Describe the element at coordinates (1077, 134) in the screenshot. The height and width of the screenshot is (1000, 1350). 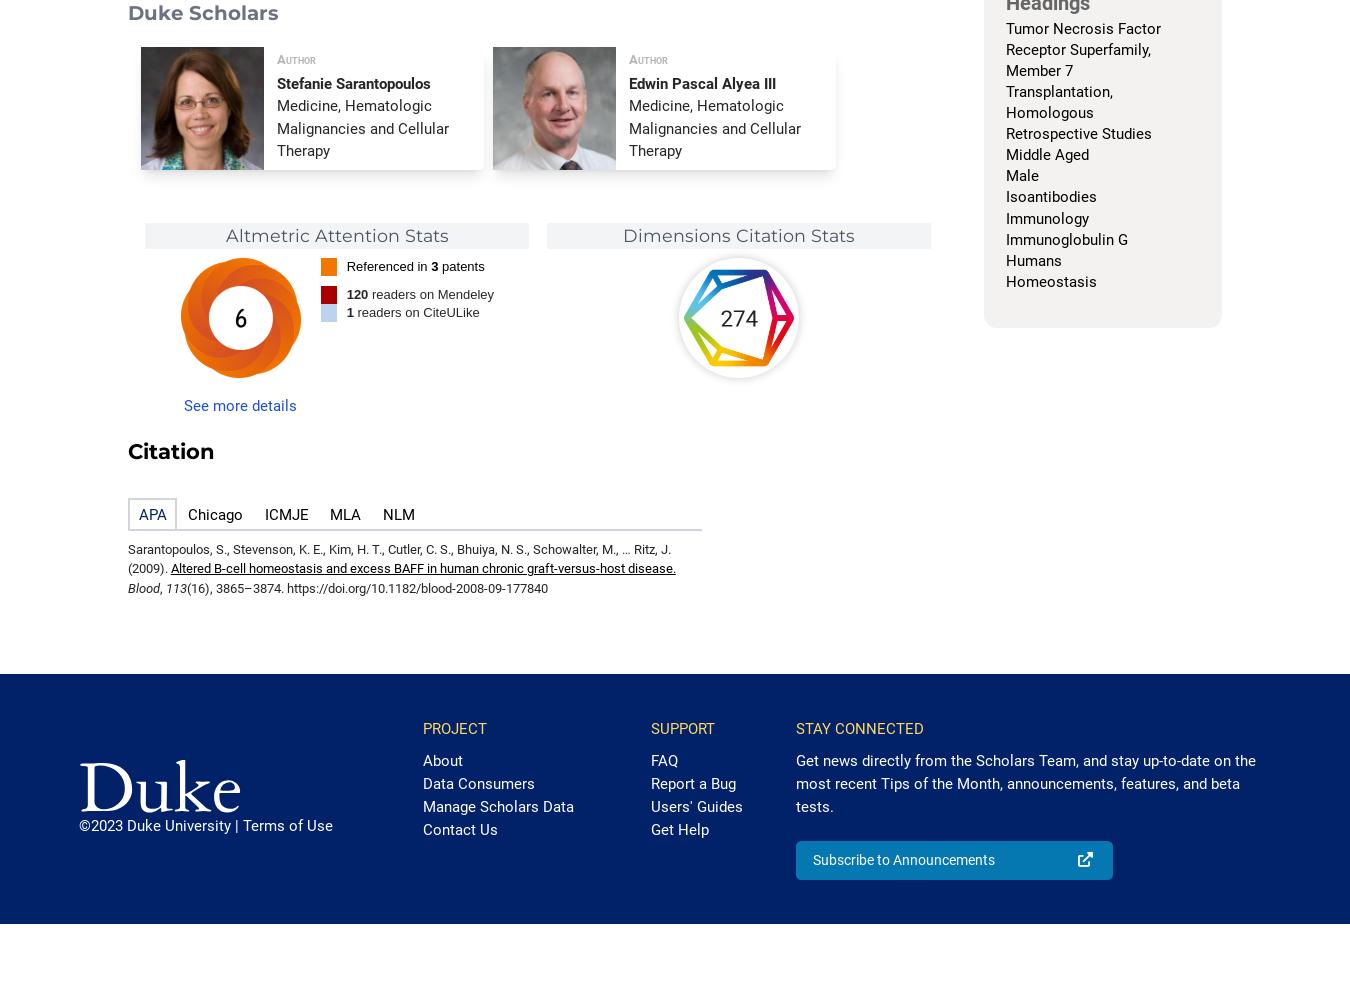
I see `'Retrospective Studies'` at that location.